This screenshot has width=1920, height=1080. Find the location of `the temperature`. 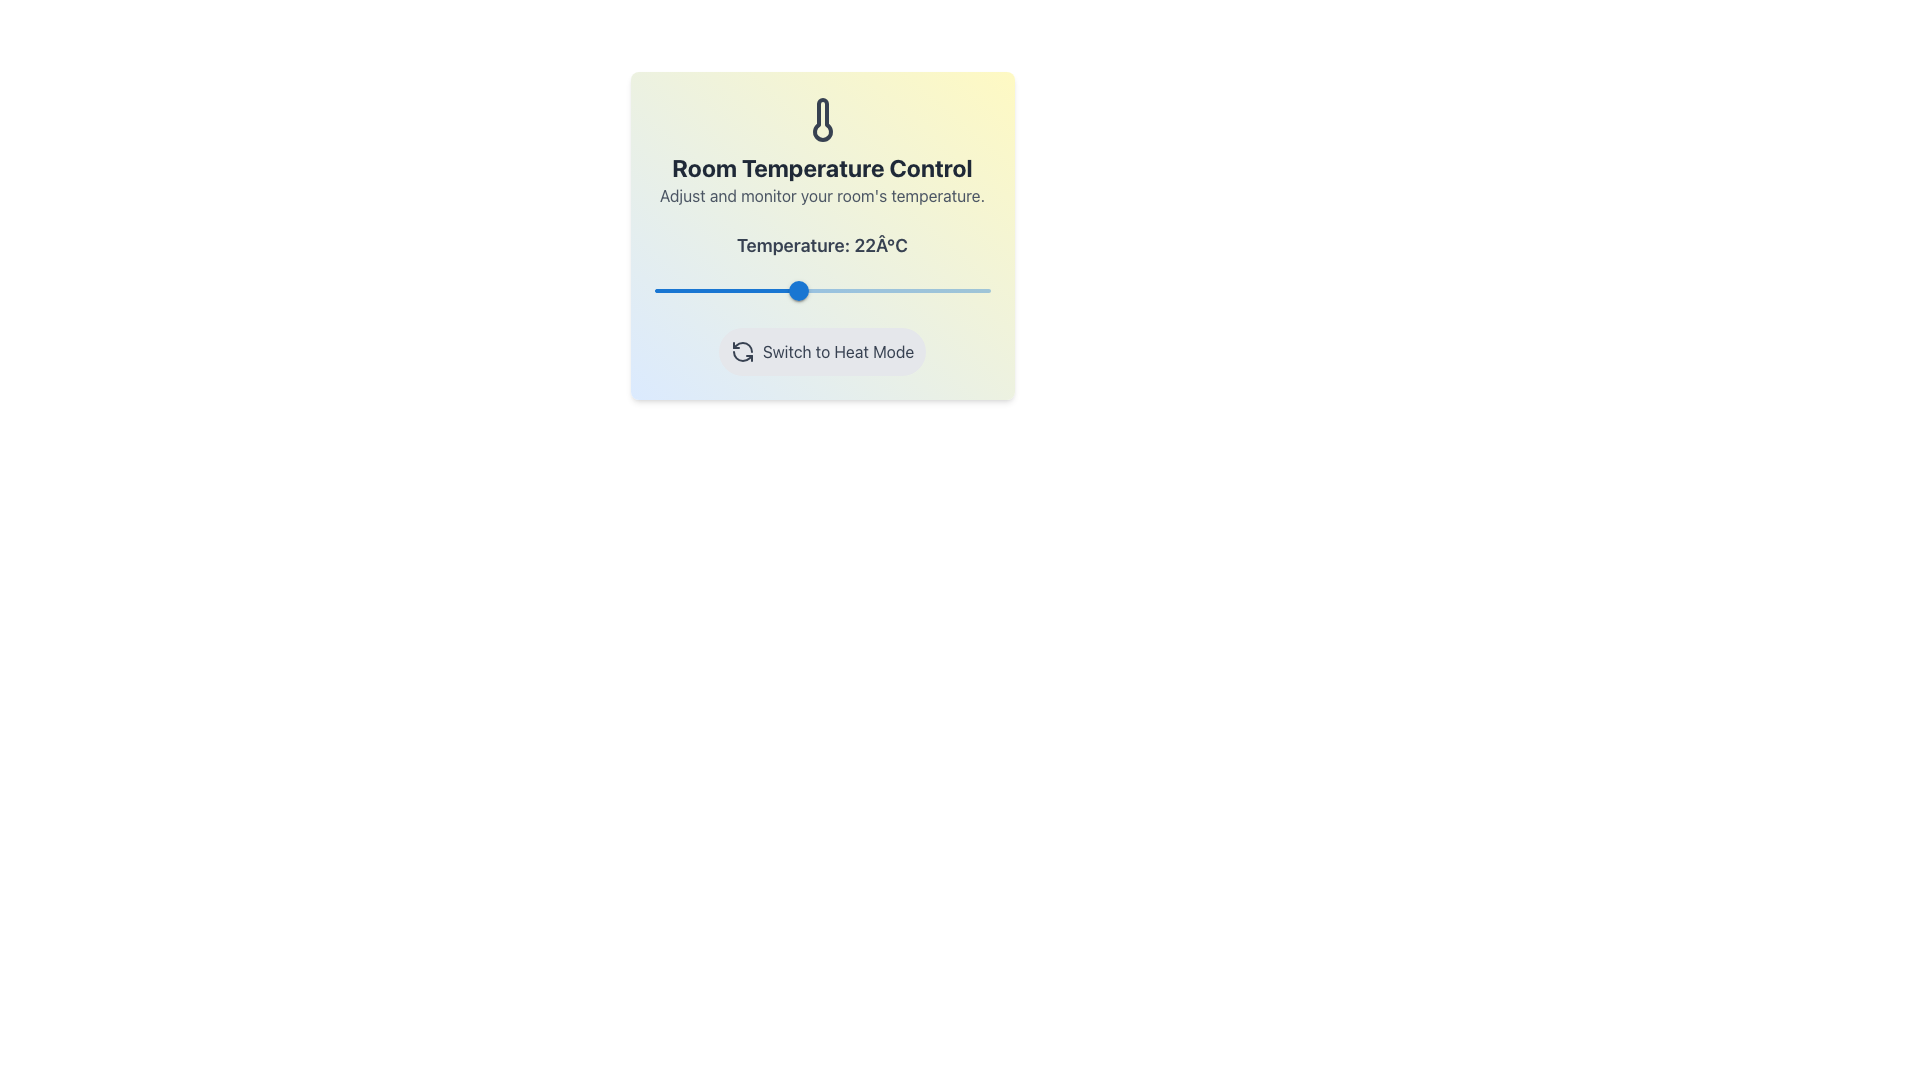

the temperature is located at coordinates (880, 290).